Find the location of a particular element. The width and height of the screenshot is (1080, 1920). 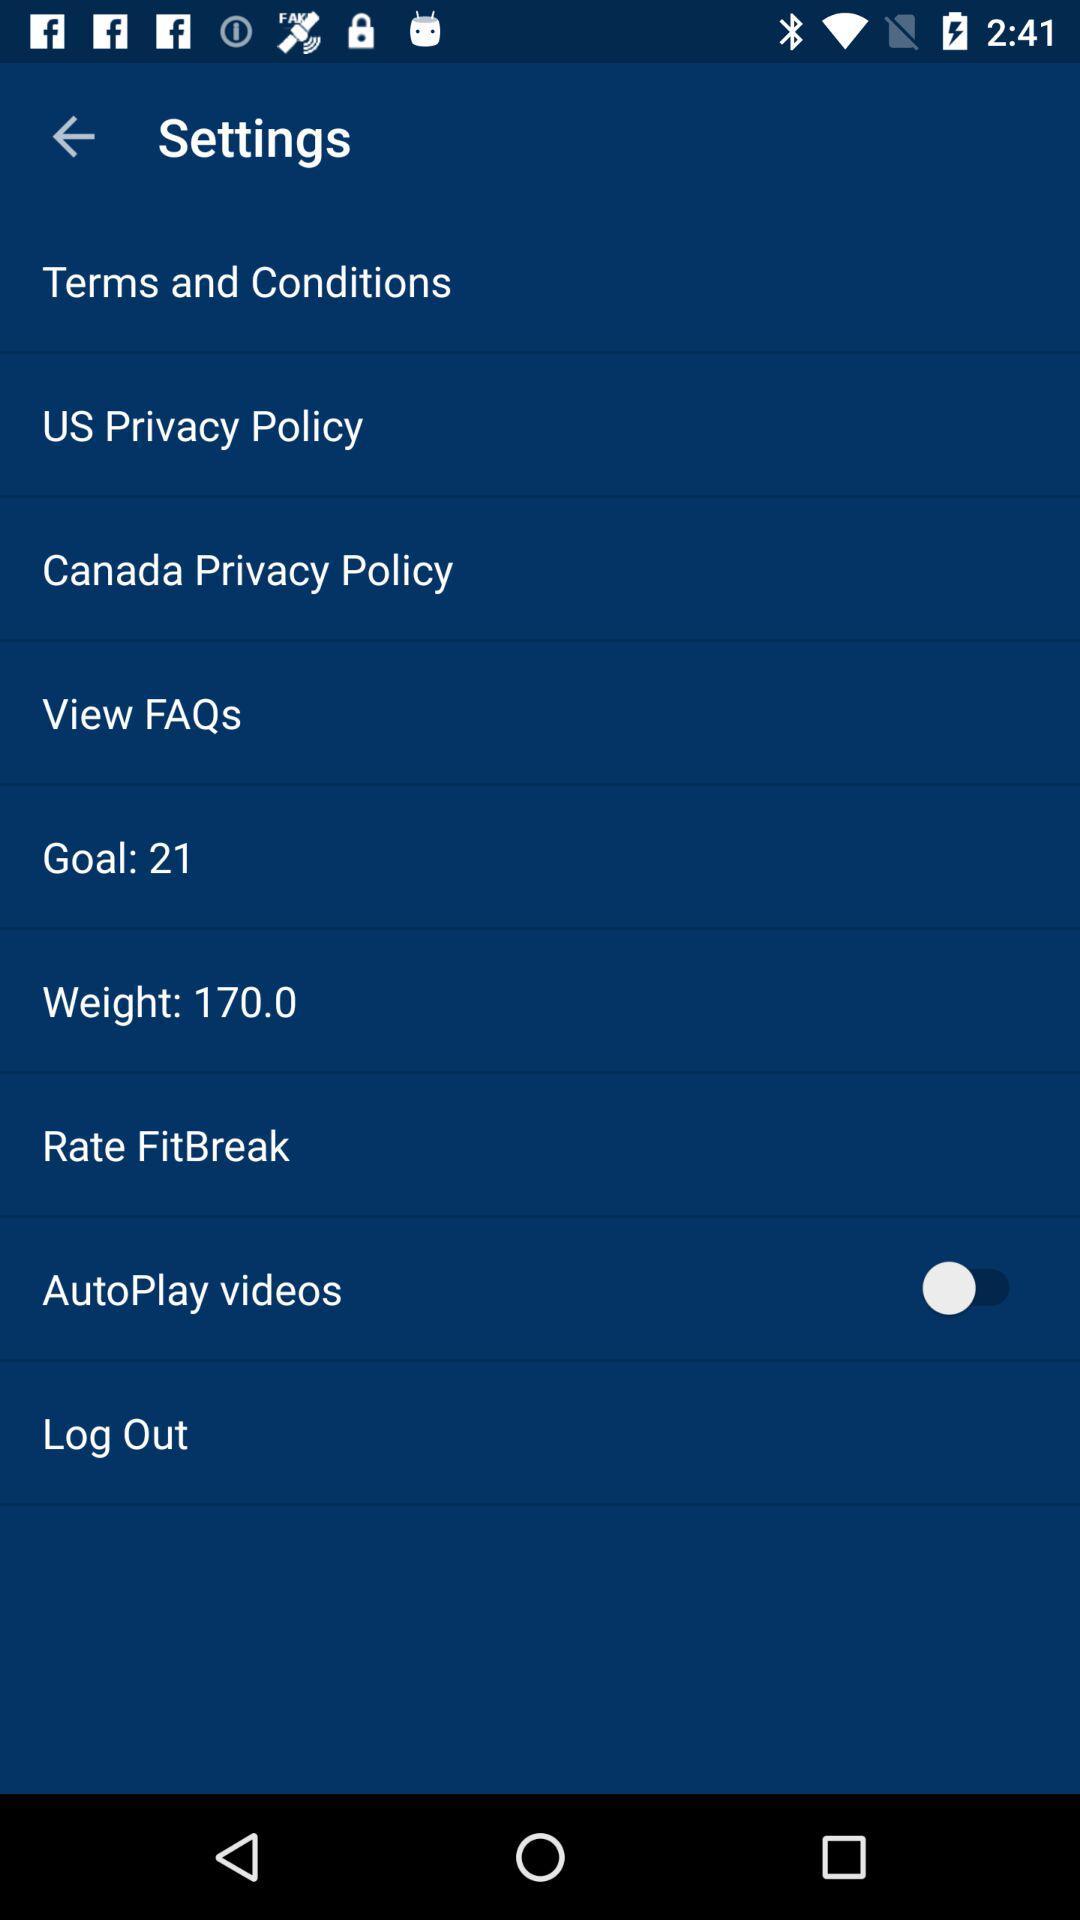

rate fitbreak item is located at coordinates (164, 1144).